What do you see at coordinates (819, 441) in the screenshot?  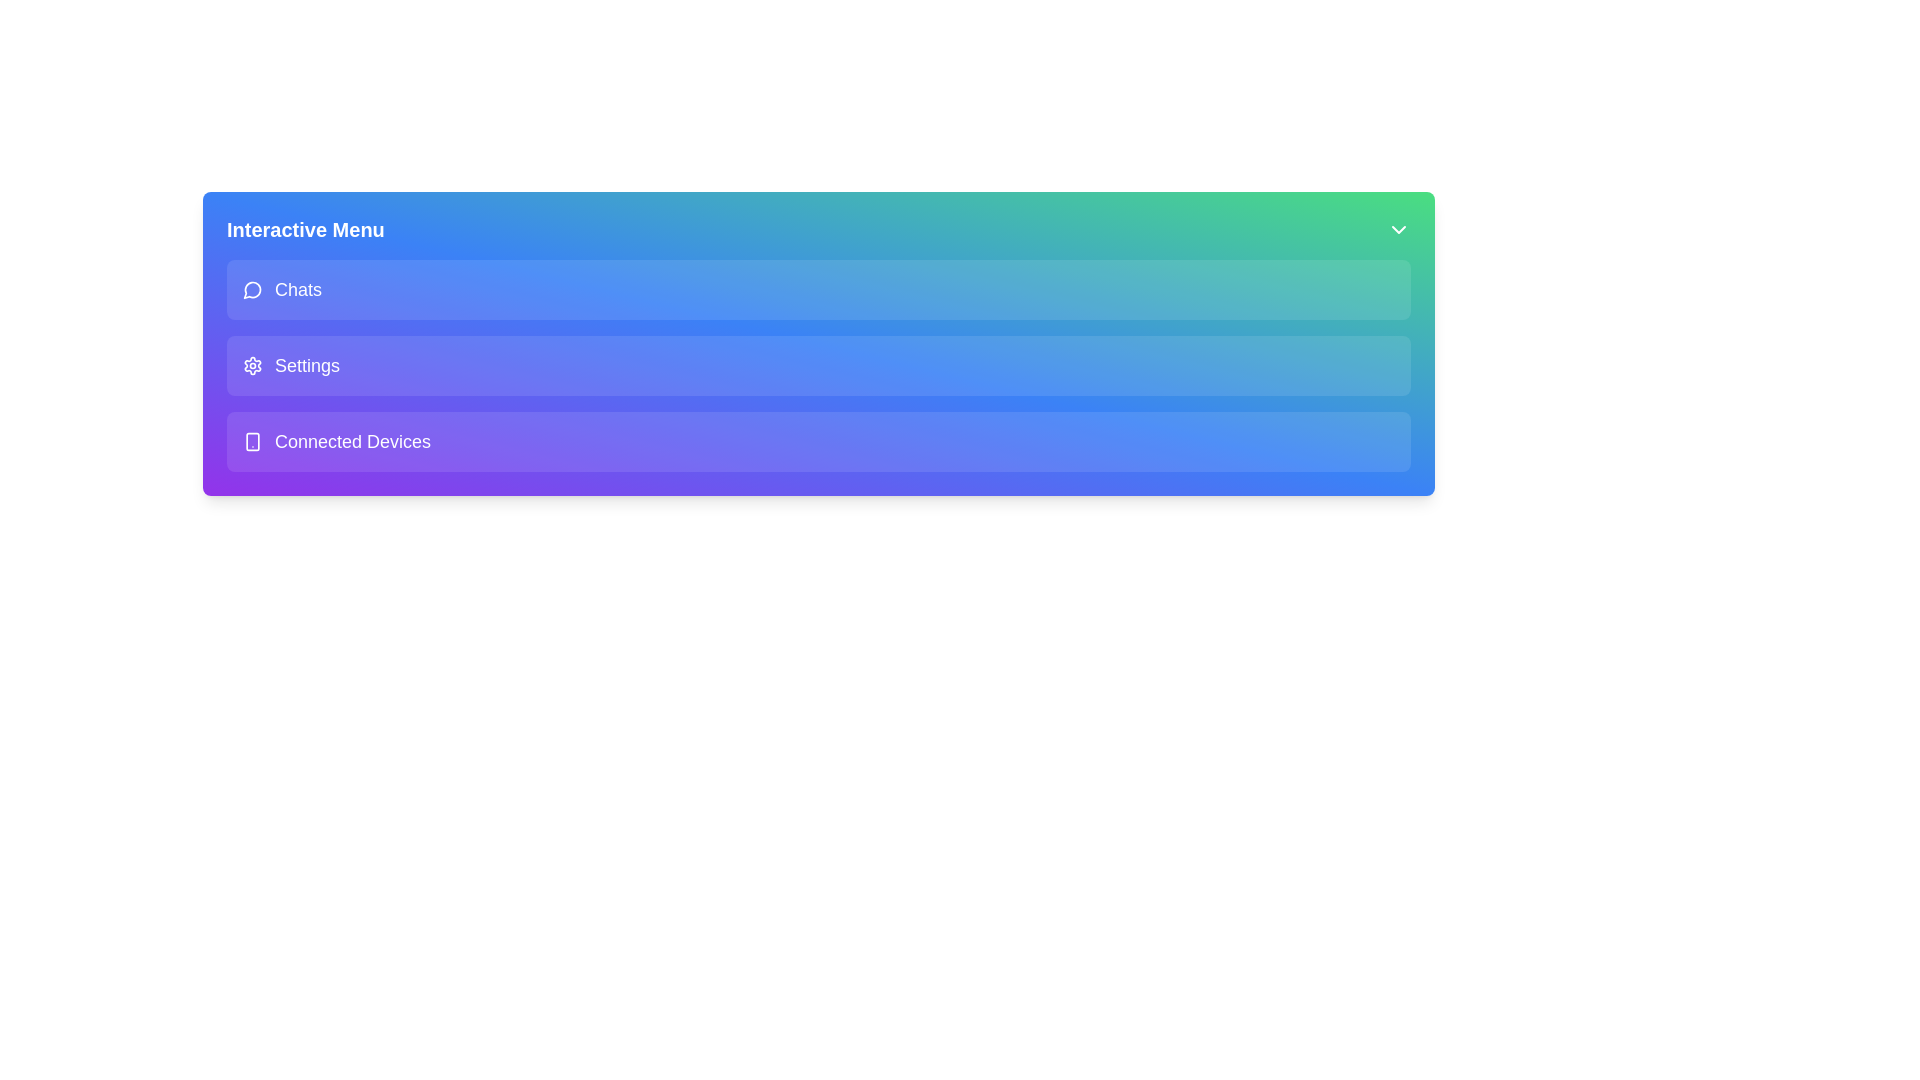 I see `the 'Connected Devices' item in the menu` at bounding box center [819, 441].